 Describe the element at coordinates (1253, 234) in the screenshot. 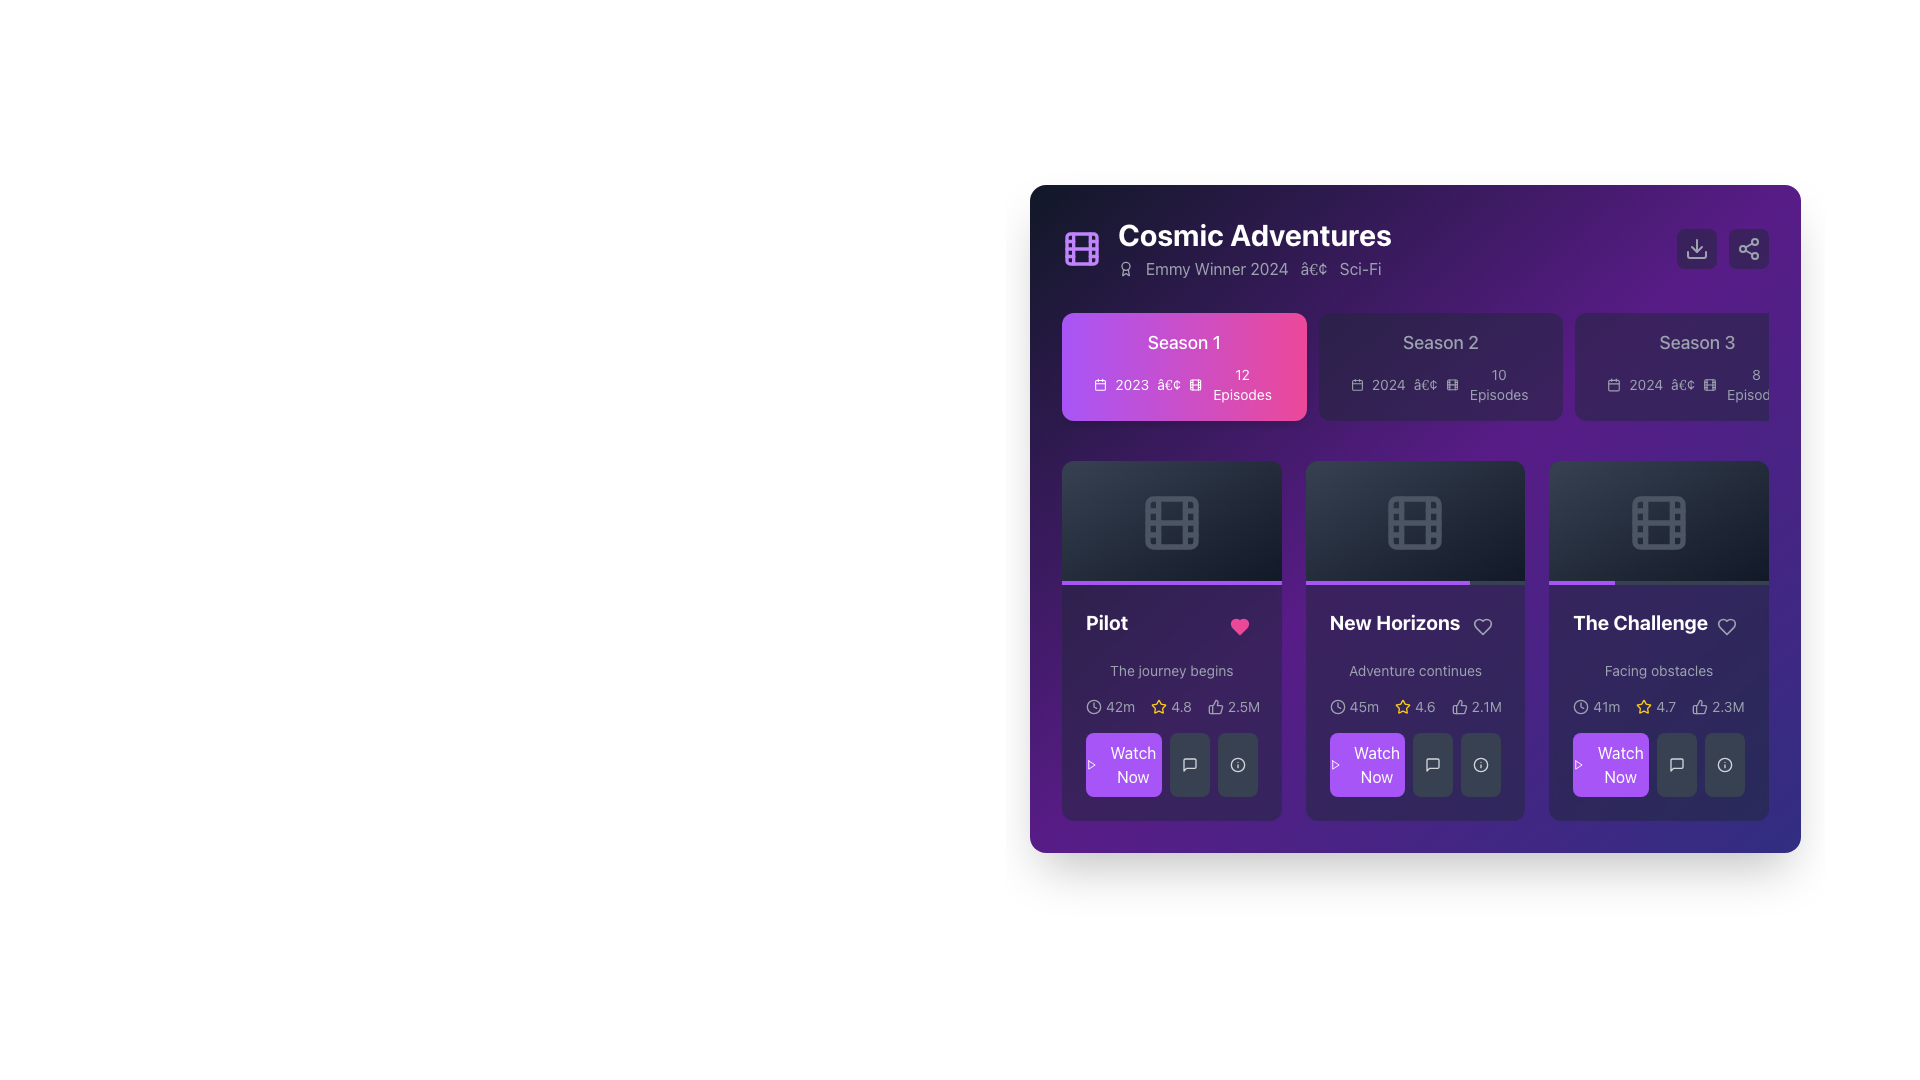

I see `the Text label that serves as the title or main heading for the content displayed on the user interface, located at the center-top region of the right panel, above the label 'Emmy Winner 2024 • Sci-Fi'` at that location.